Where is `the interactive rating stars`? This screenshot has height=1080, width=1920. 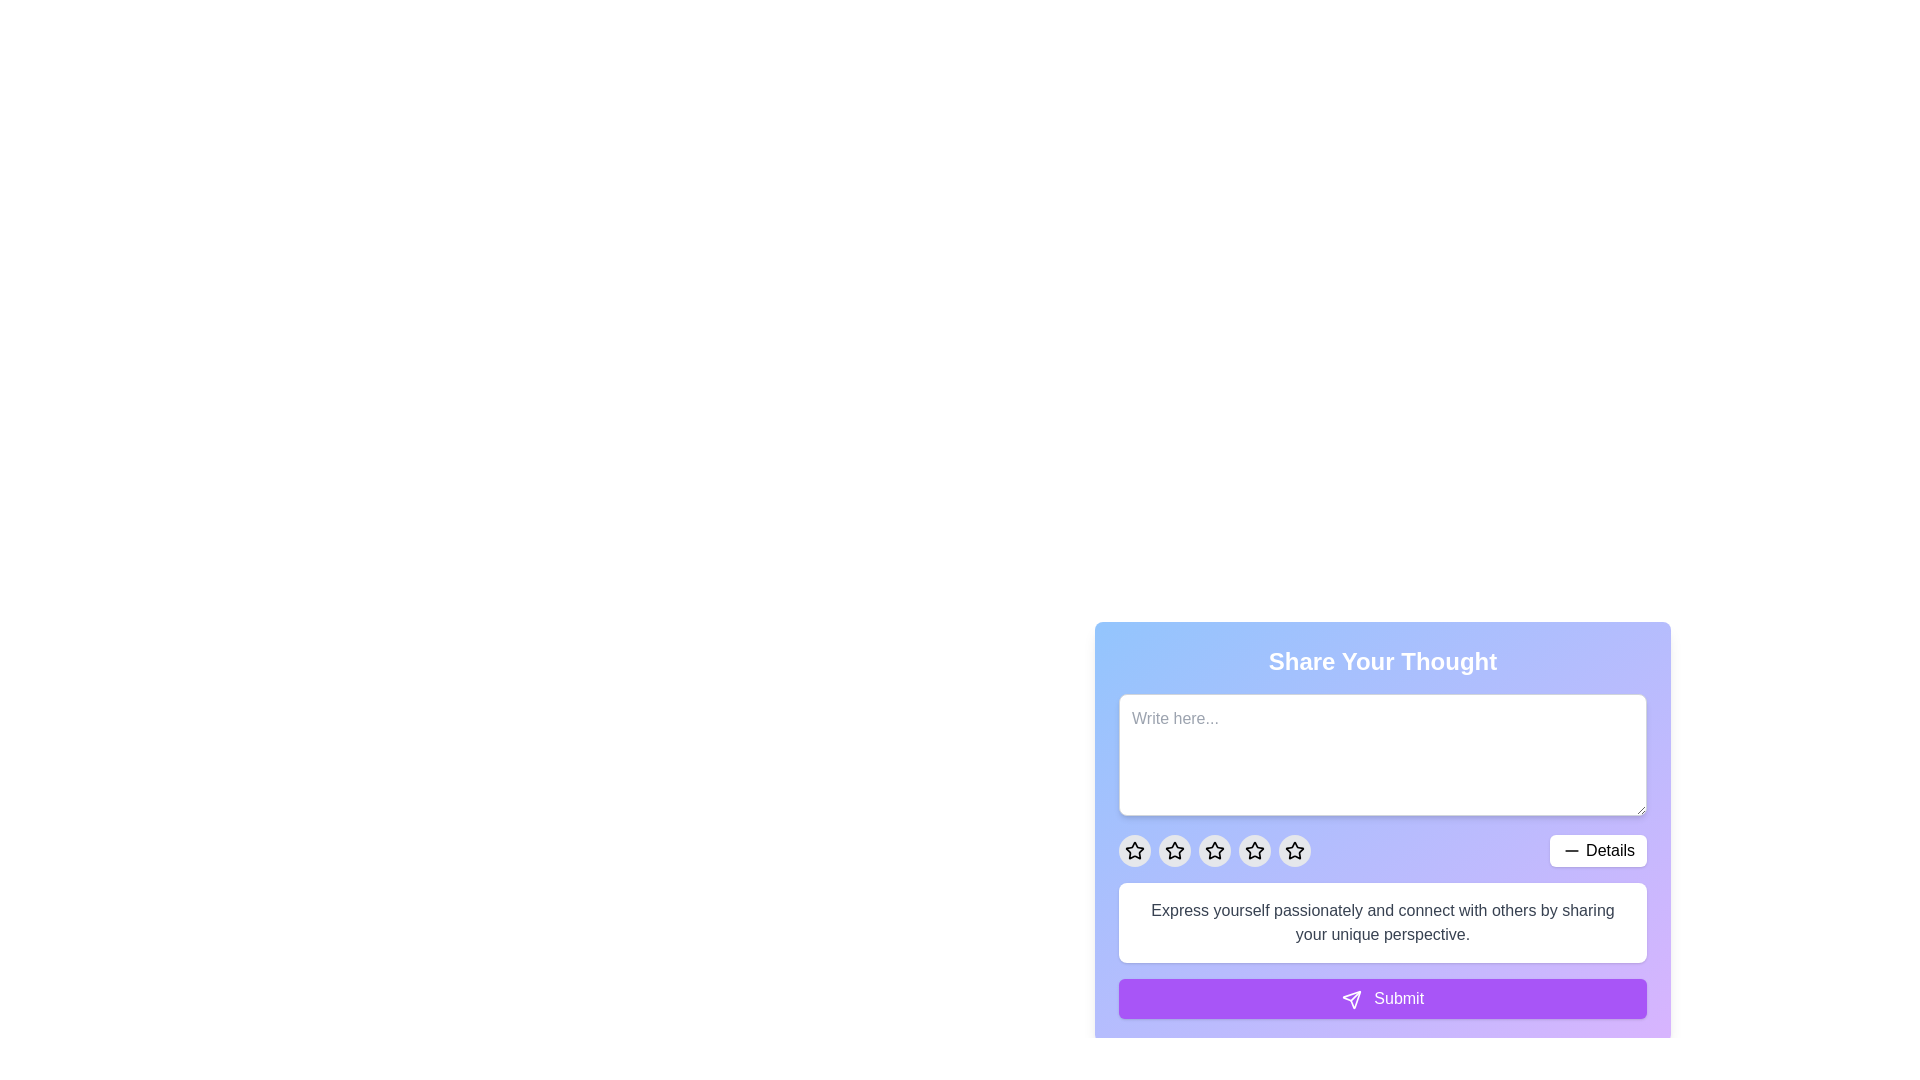 the interactive rating stars is located at coordinates (1381, 851).